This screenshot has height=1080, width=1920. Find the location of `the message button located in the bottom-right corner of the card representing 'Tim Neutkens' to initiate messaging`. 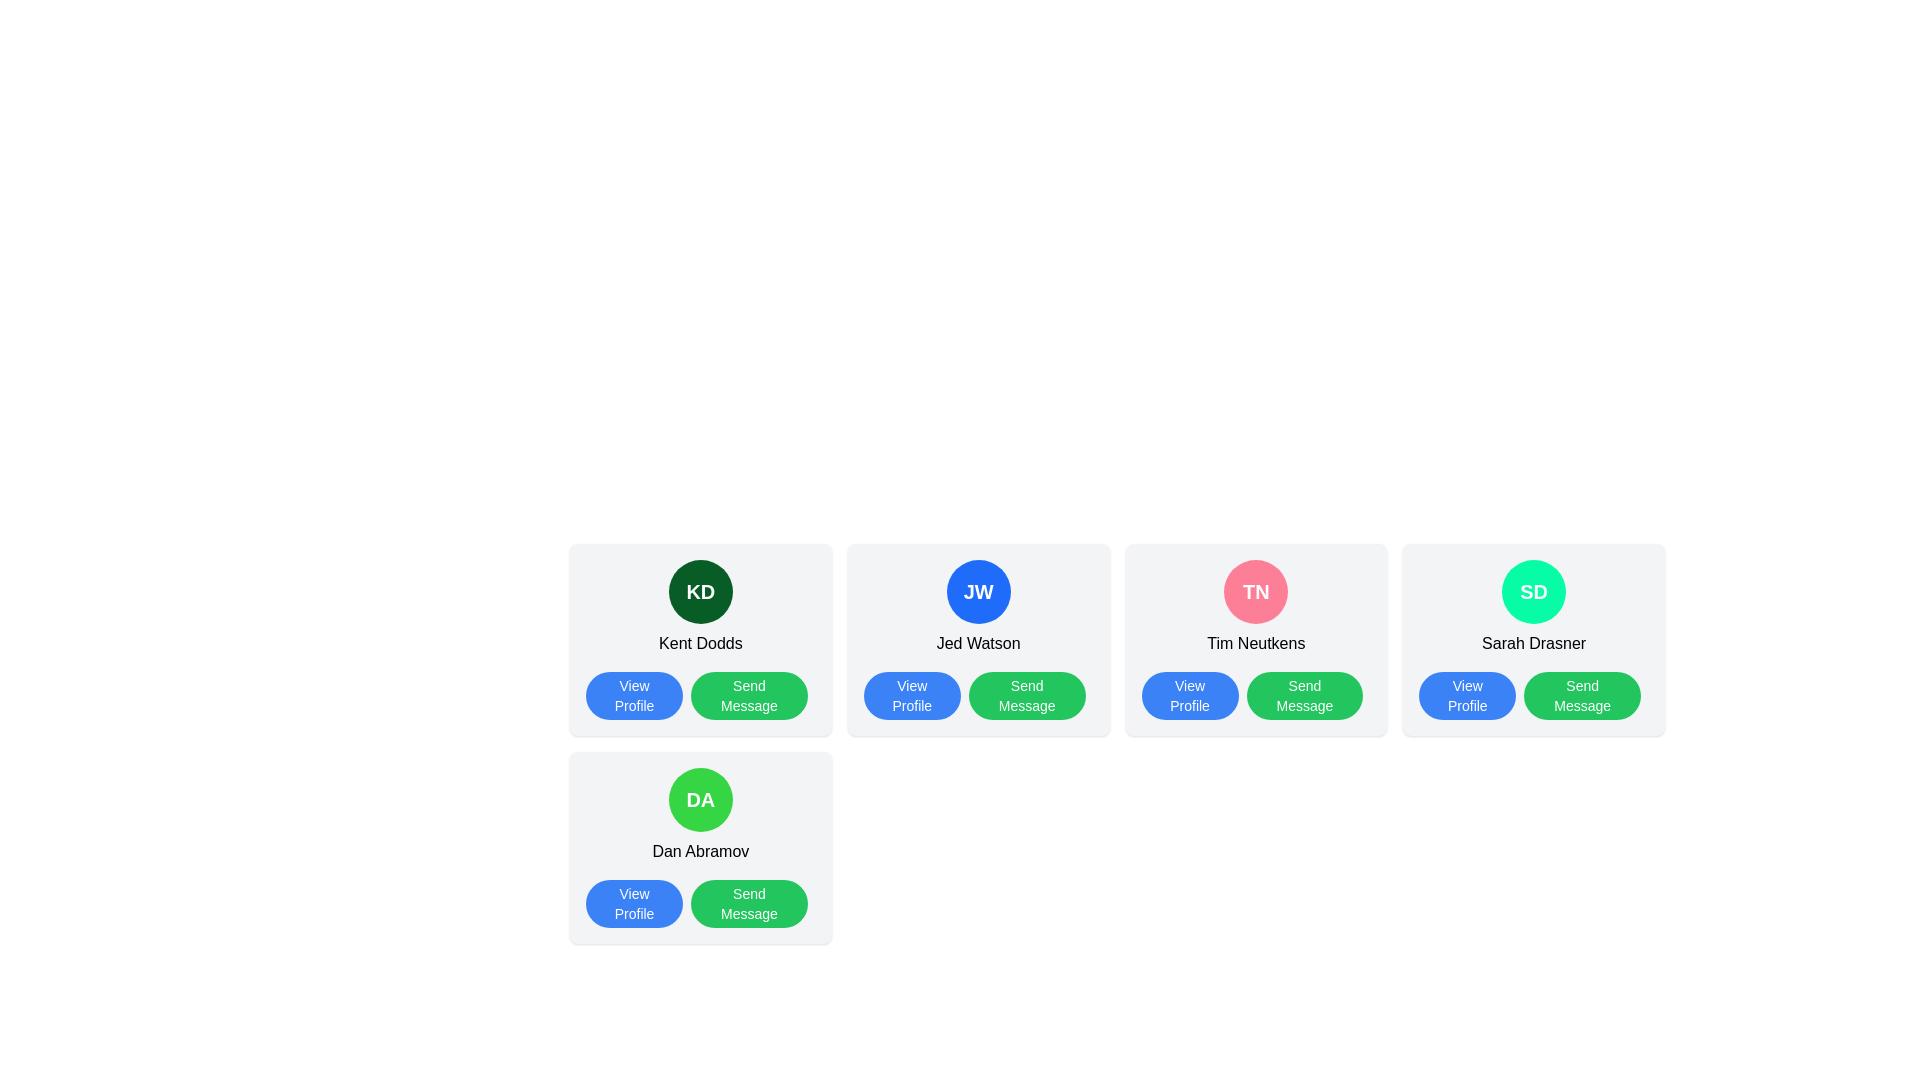

the message button located in the bottom-right corner of the card representing 'Tim Neutkens' to initiate messaging is located at coordinates (1304, 694).